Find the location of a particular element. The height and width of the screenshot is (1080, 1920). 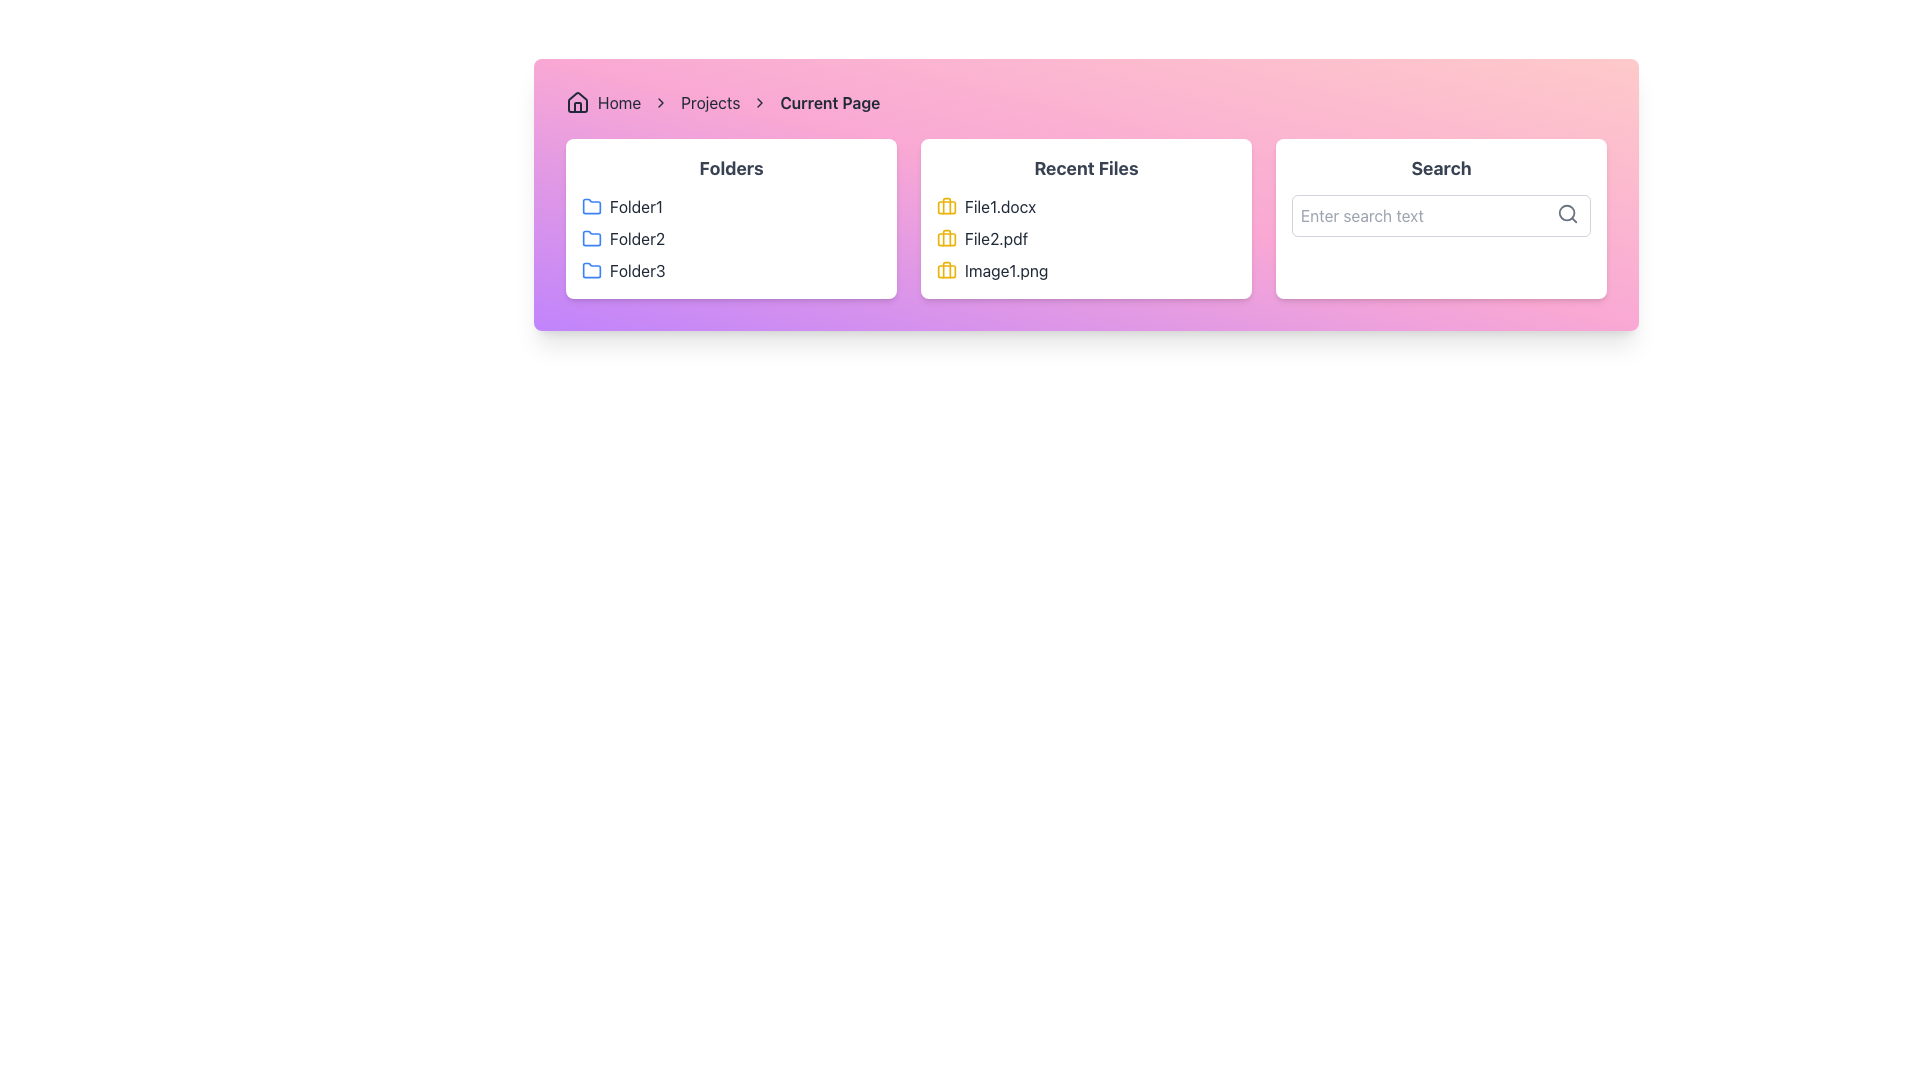

the folder icon located on the left side of the 'Folders' section, adjacent to the label 'Folder1' is located at coordinates (590, 205).